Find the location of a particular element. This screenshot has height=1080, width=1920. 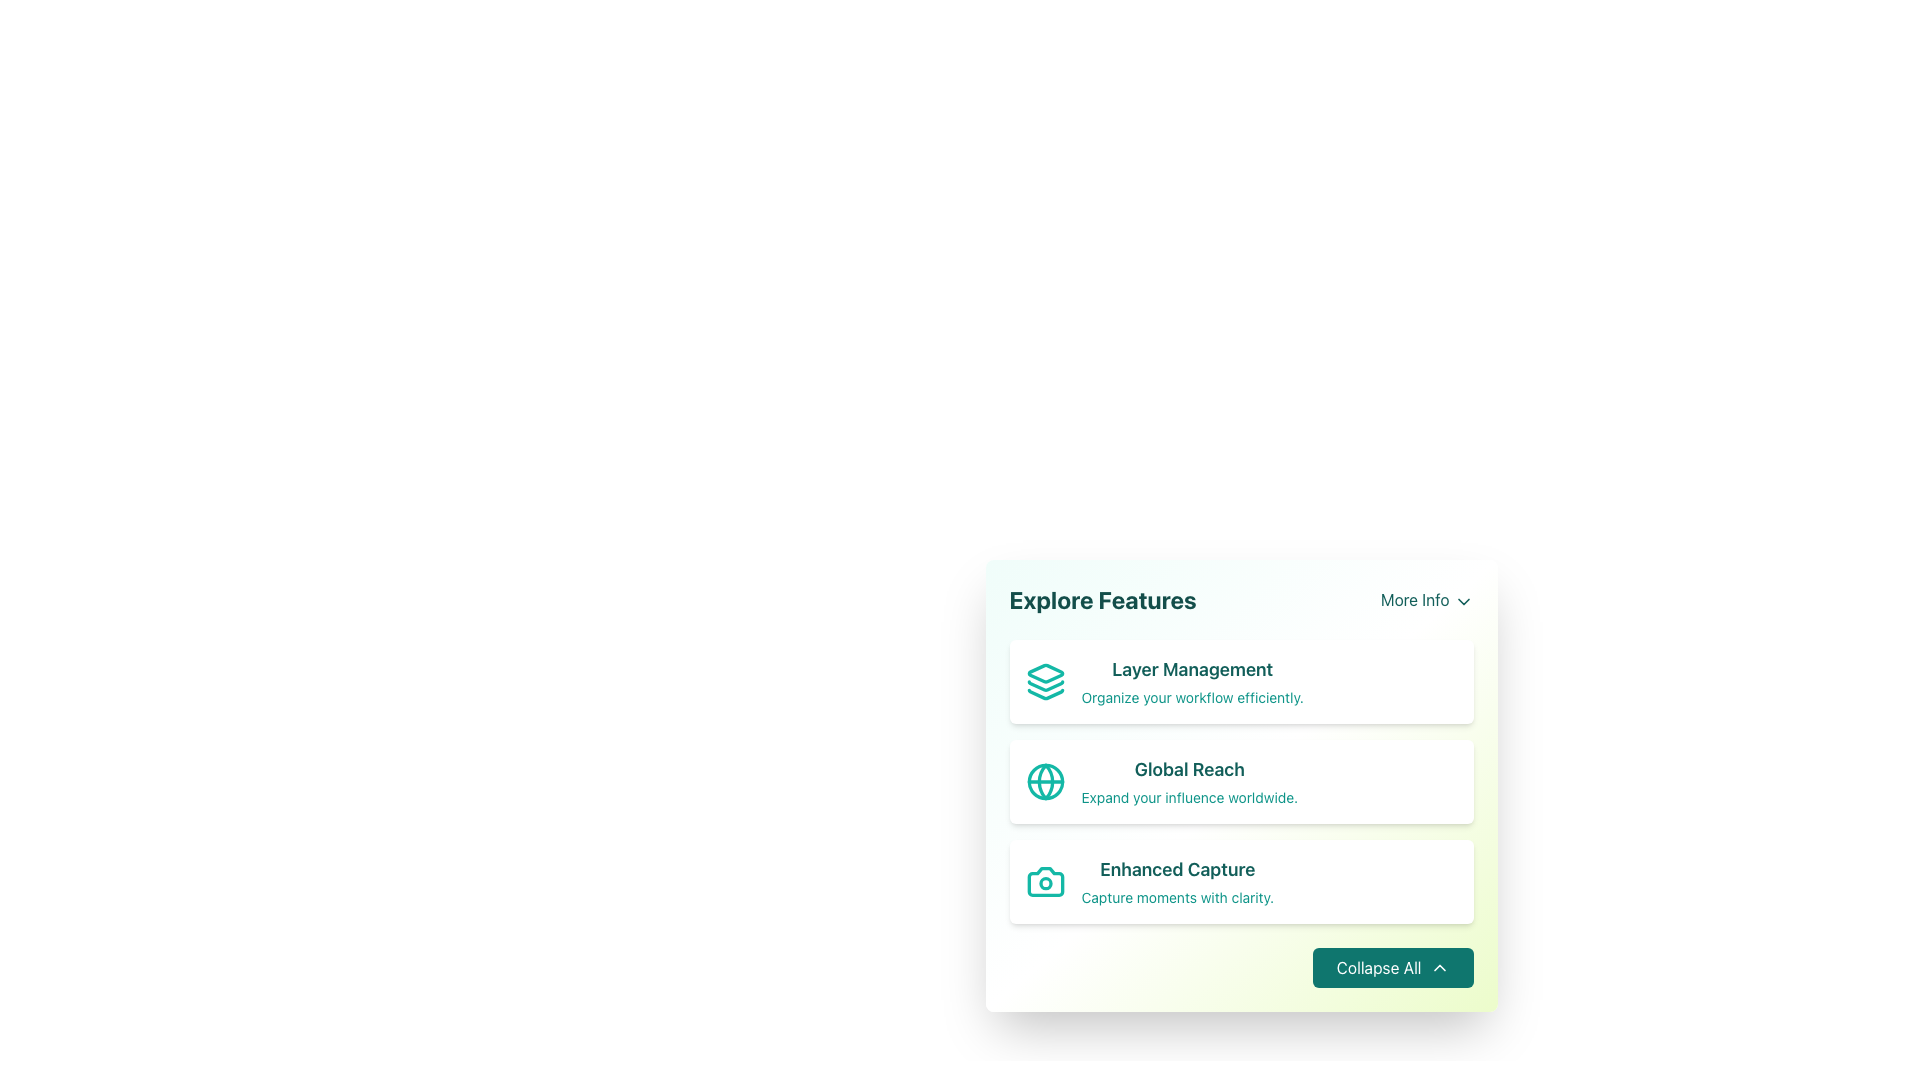

the camera icon representing the photography feature next to the 'Enhanced Capture' text in the 'Explore Features' card is located at coordinates (1044, 881).